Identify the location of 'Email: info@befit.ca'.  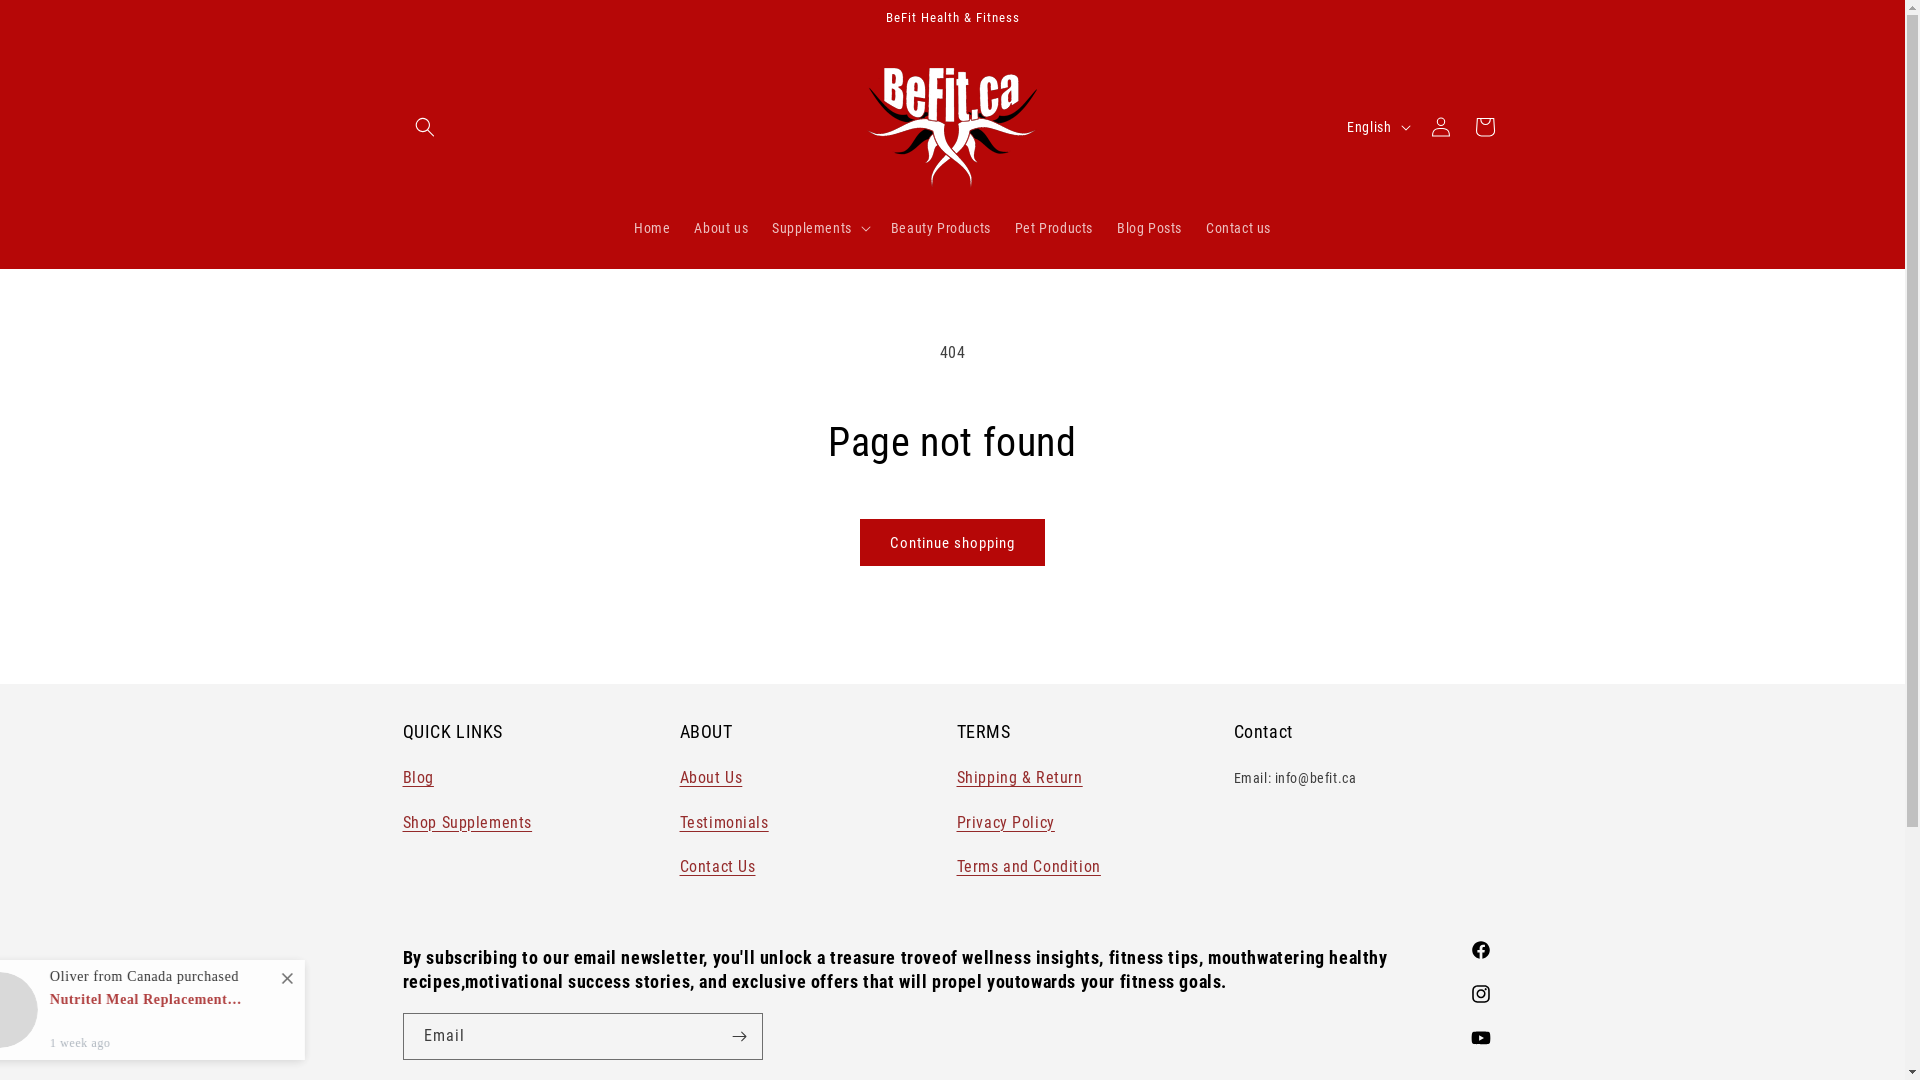
(1295, 779).